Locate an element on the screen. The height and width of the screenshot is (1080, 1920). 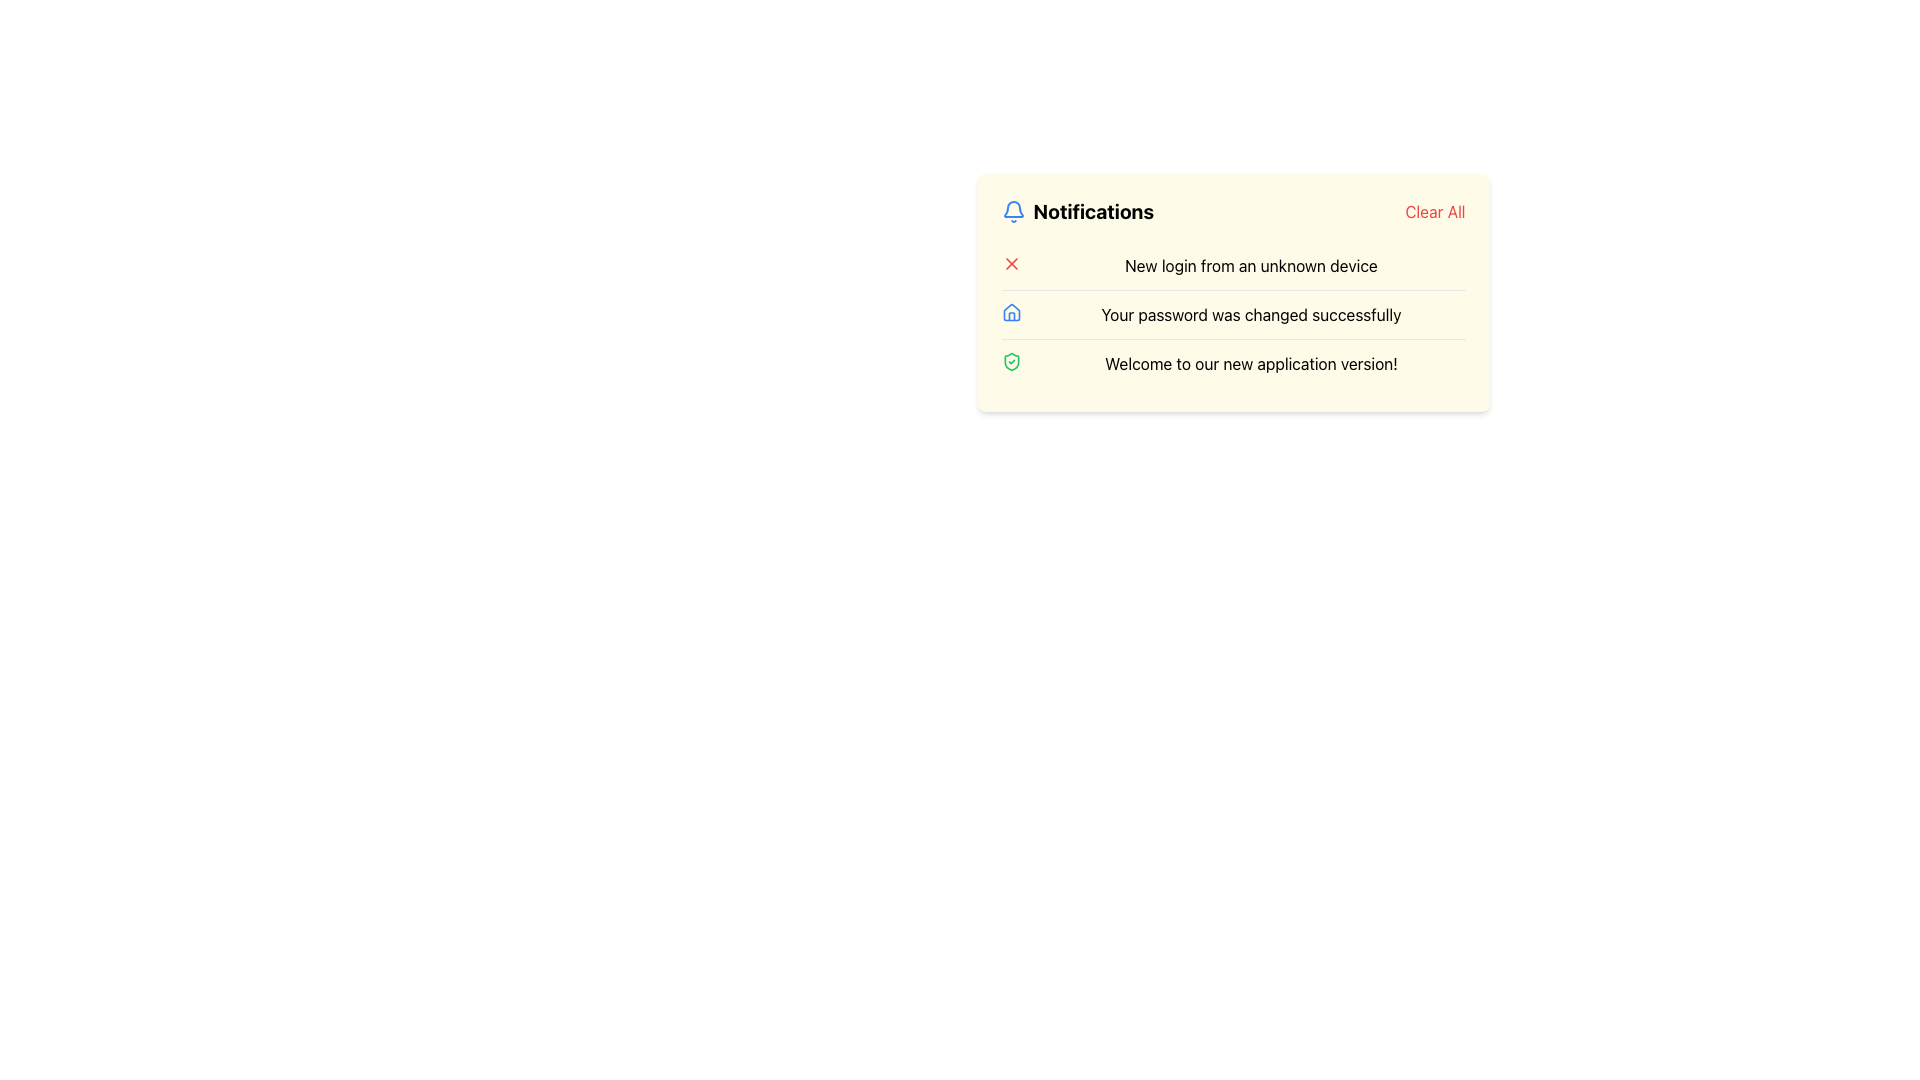
the status indicator icon located at the left end of the row displaying the text 'Welcome to our new application version!' is located at coordinates (1011, 362).